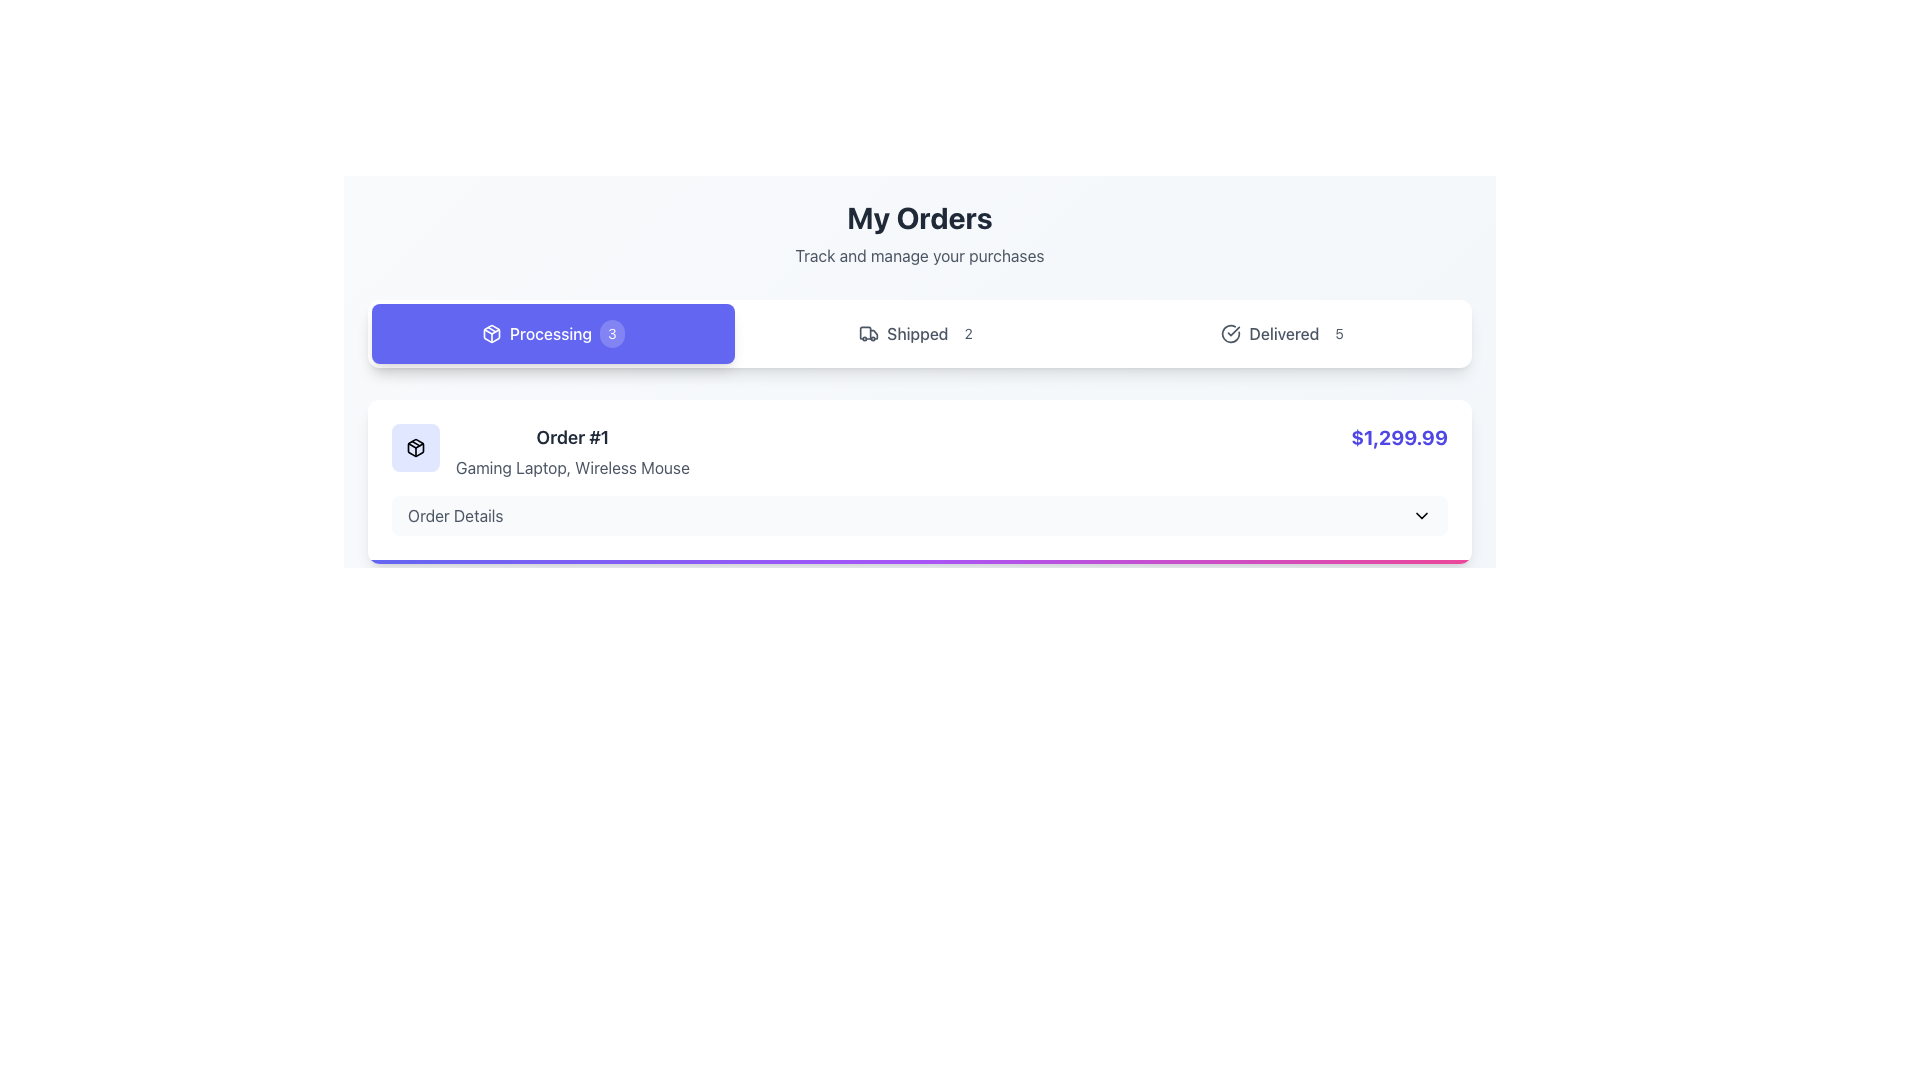 This screenshot has width=1920, height=1080. I want to click on the interactive button below 'Order #1', so click(919, 515).